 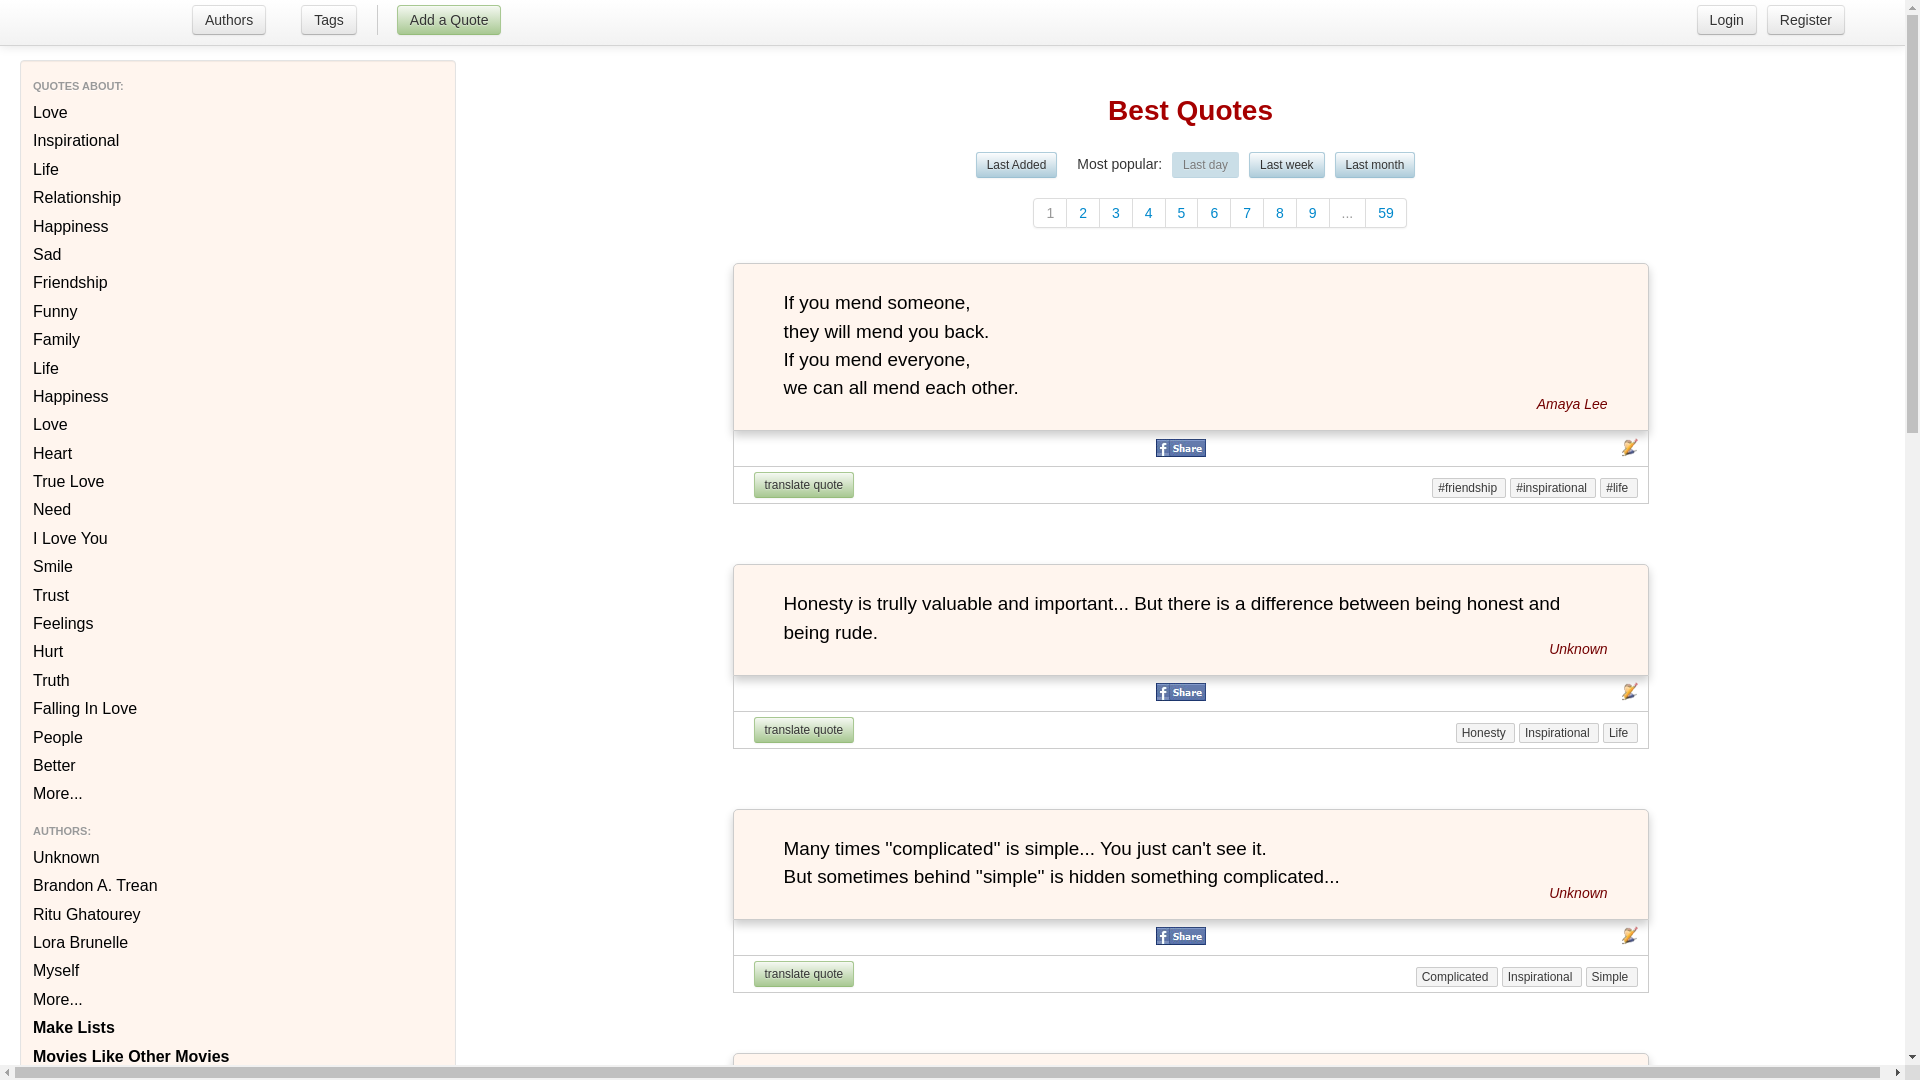 I want to click on '4', so click(x=1149, y=212).